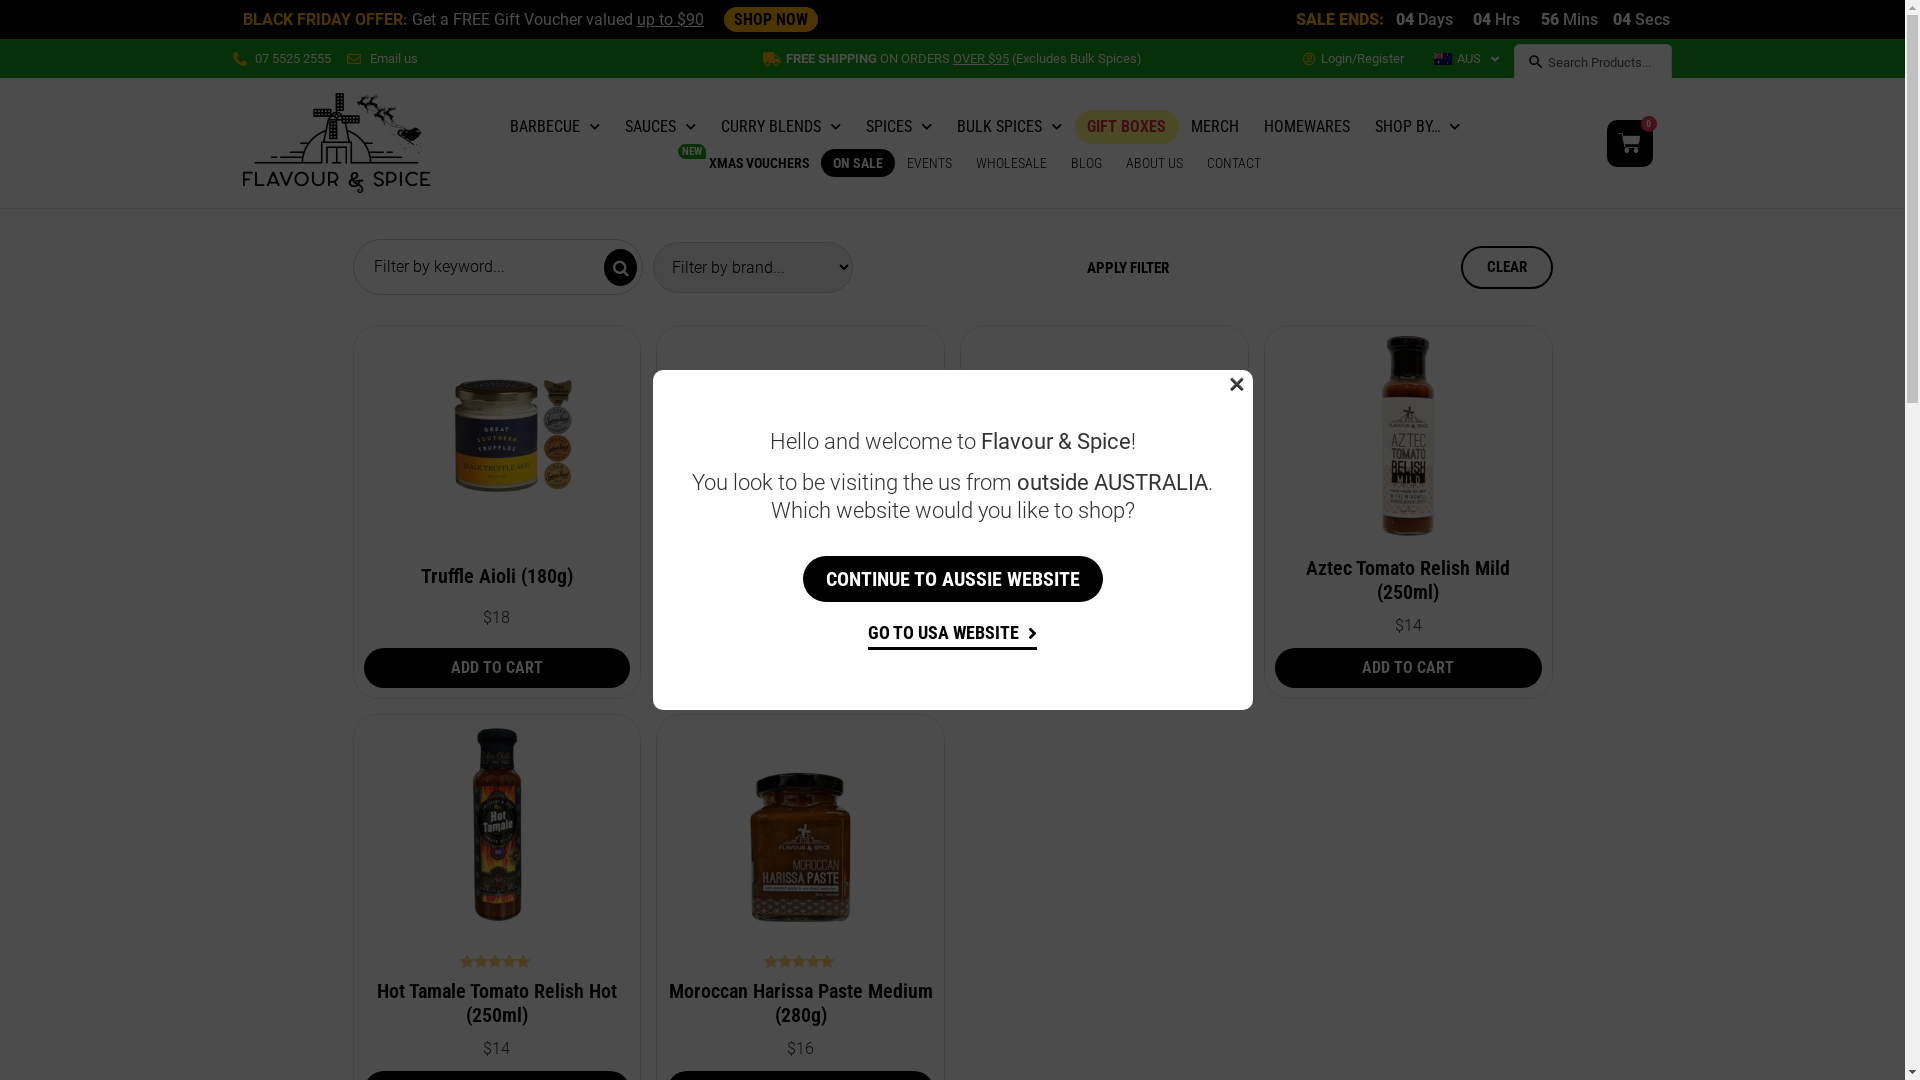 The width and height of the screenshot is (1920, 1080). What do you see at coordinates (497, 667) in the screenshot?
I see `'ADD TO CART'` at bounding box center [497, 667].